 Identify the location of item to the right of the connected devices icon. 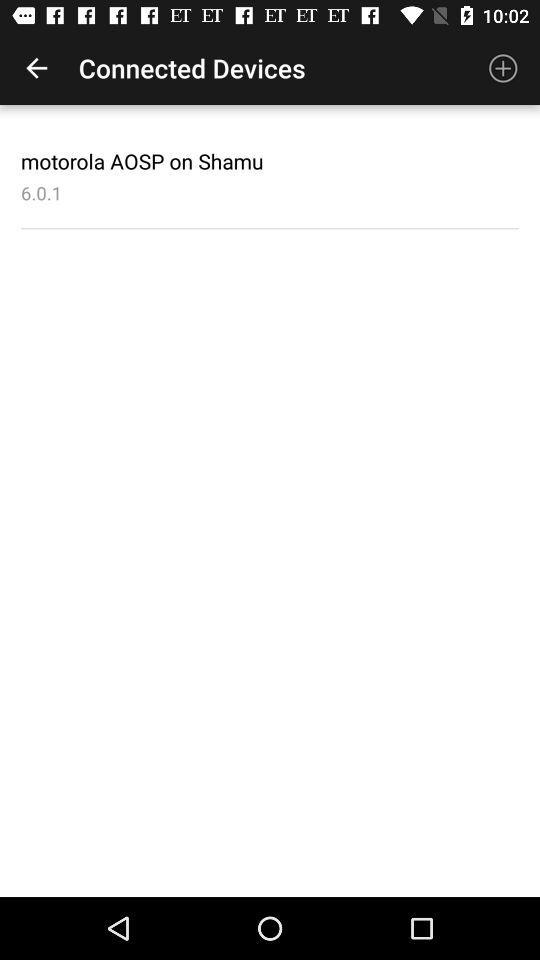
(502, 68).